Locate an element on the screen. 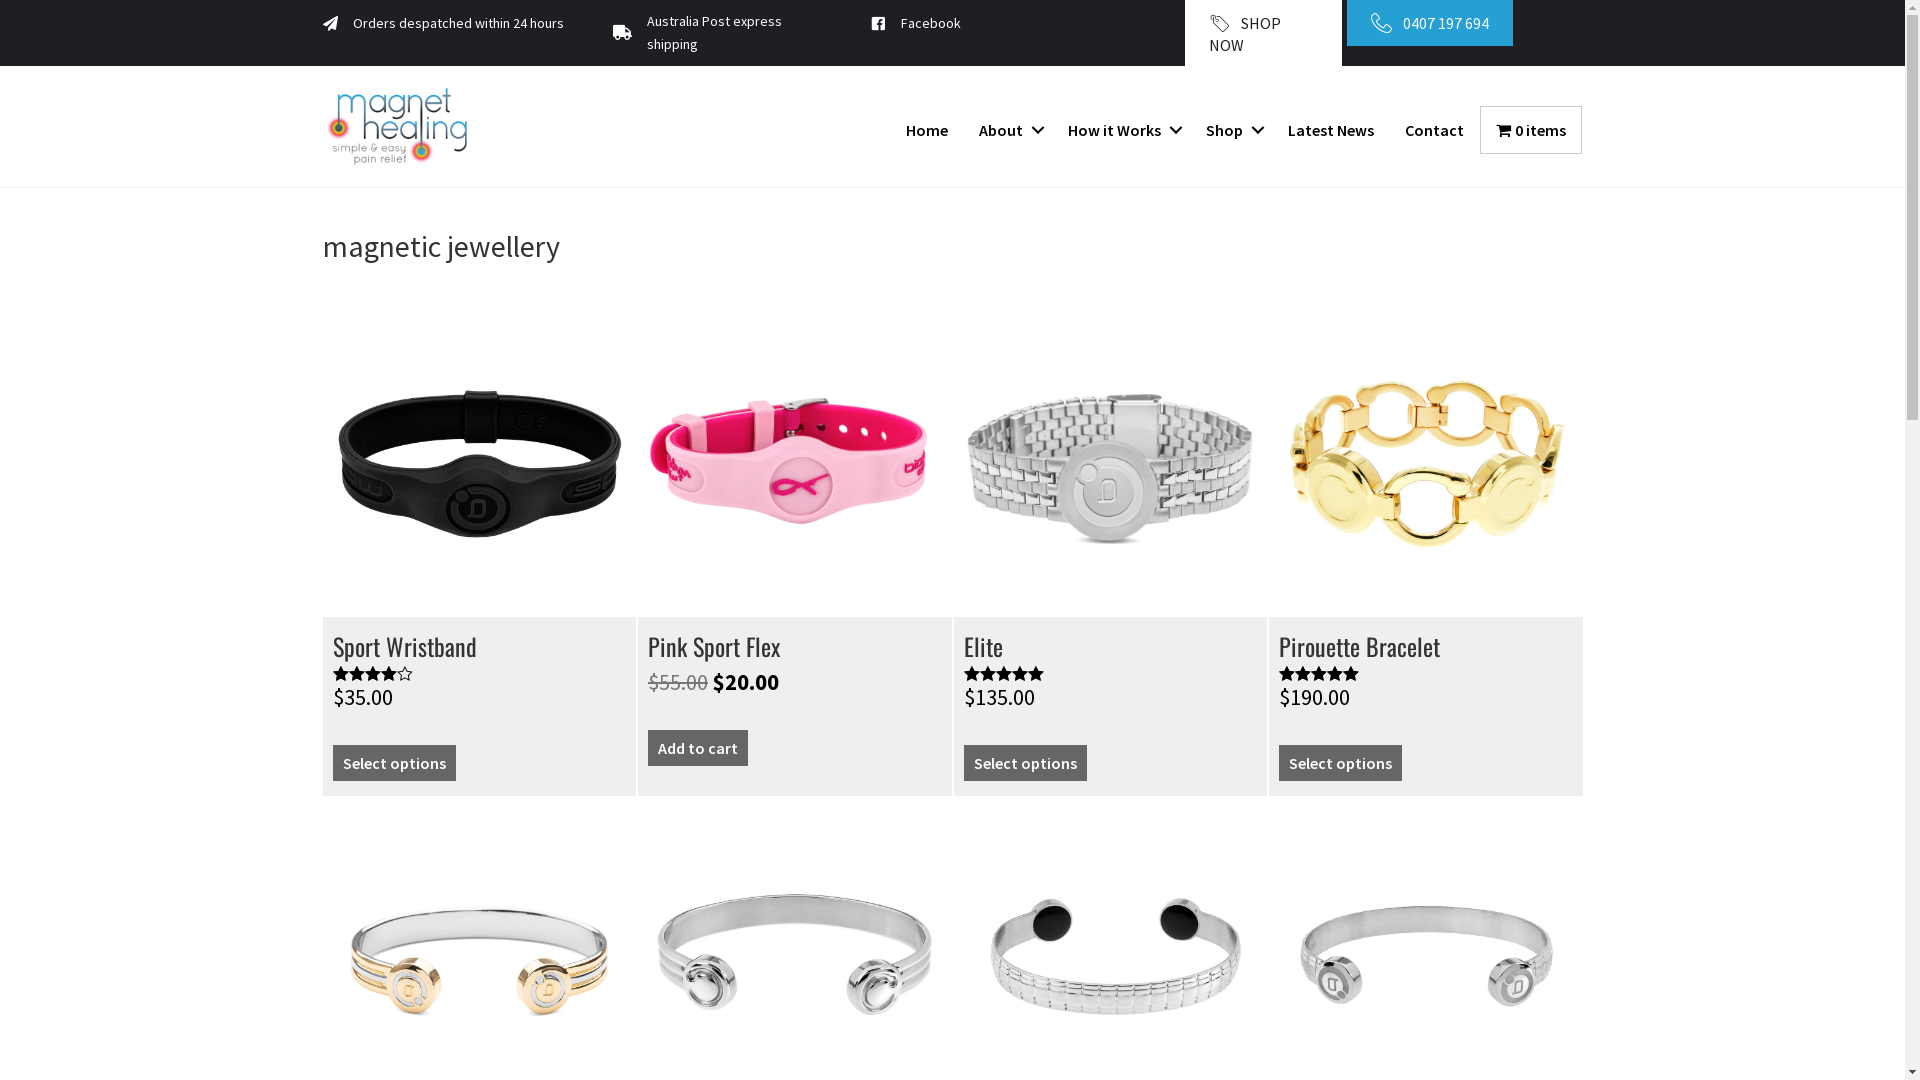 This screenshot has height=1080, width=1920. 'Latest News' is located at coordinates (1330, 130).